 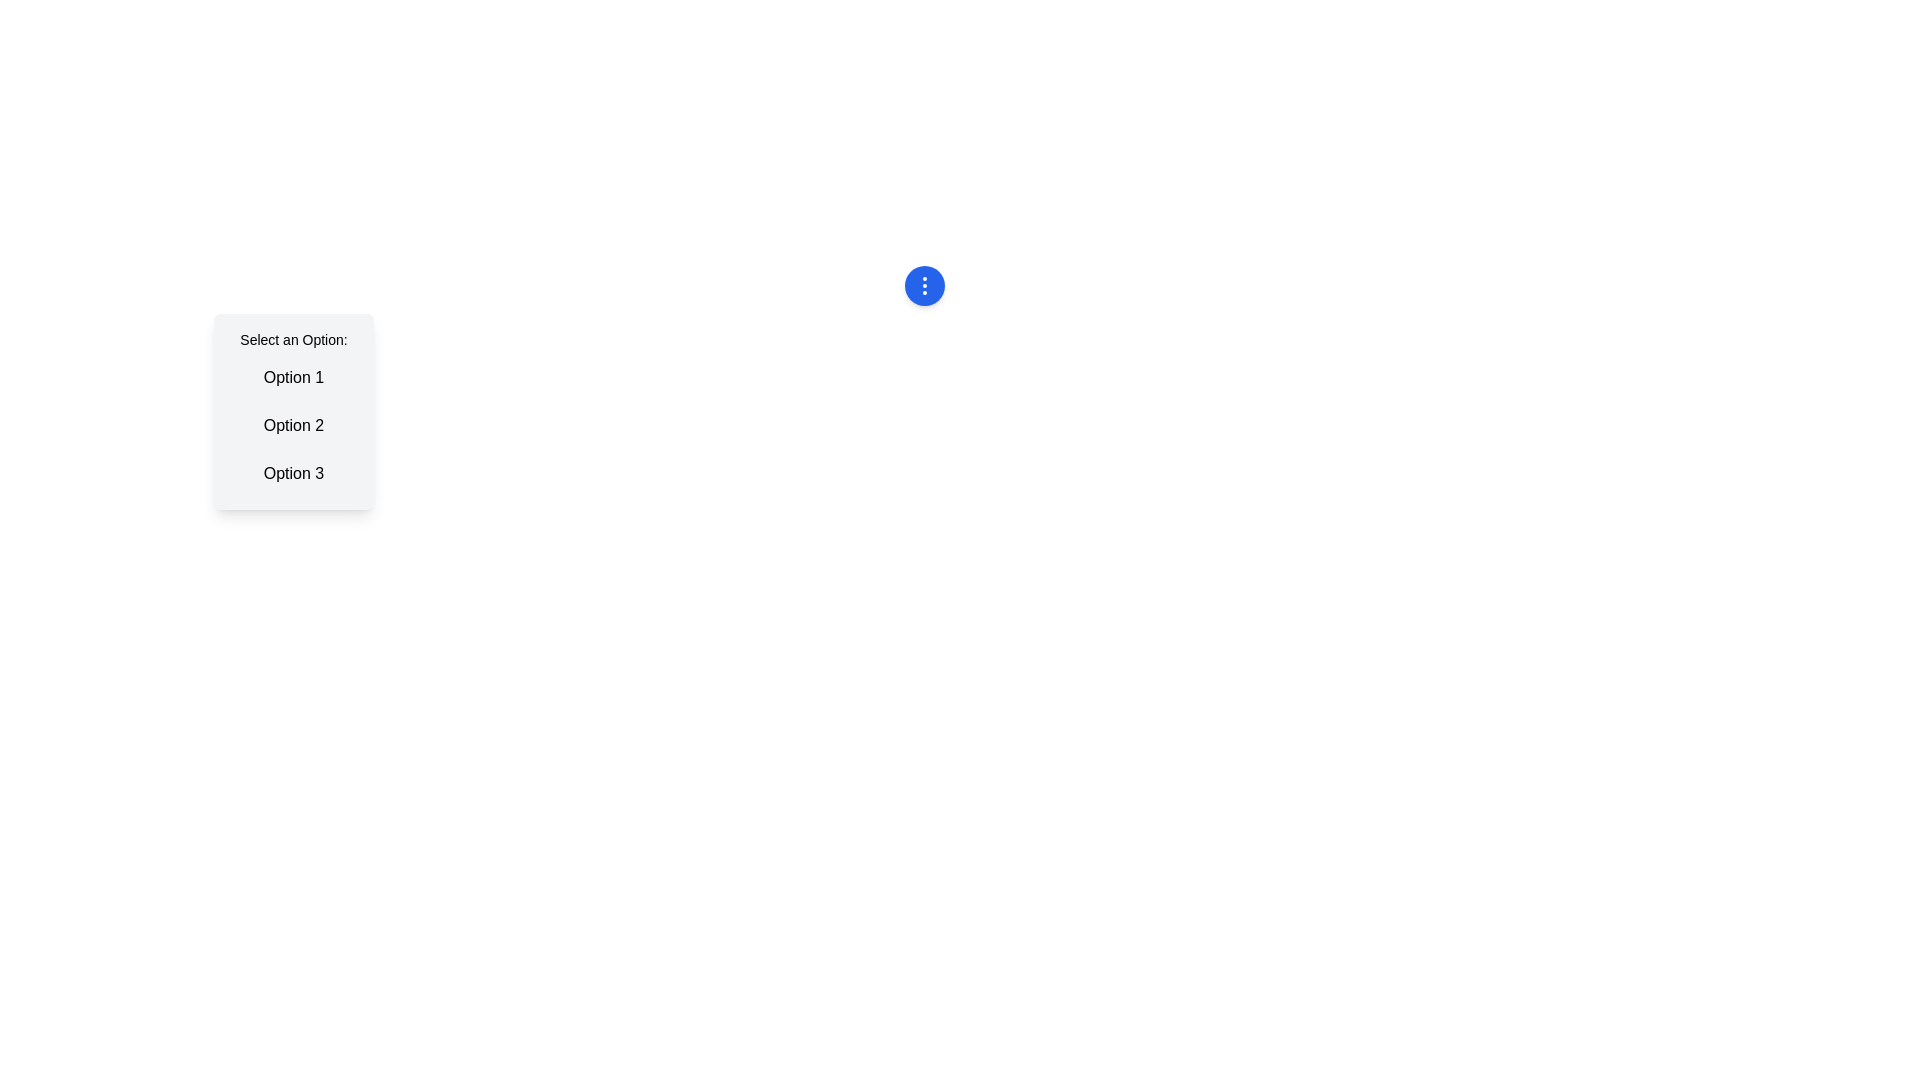 What do you see at coordinates (292, 424) in the screenshot?
I see `the selectable label for 'Option 2'` at bounding box center [292, 424].